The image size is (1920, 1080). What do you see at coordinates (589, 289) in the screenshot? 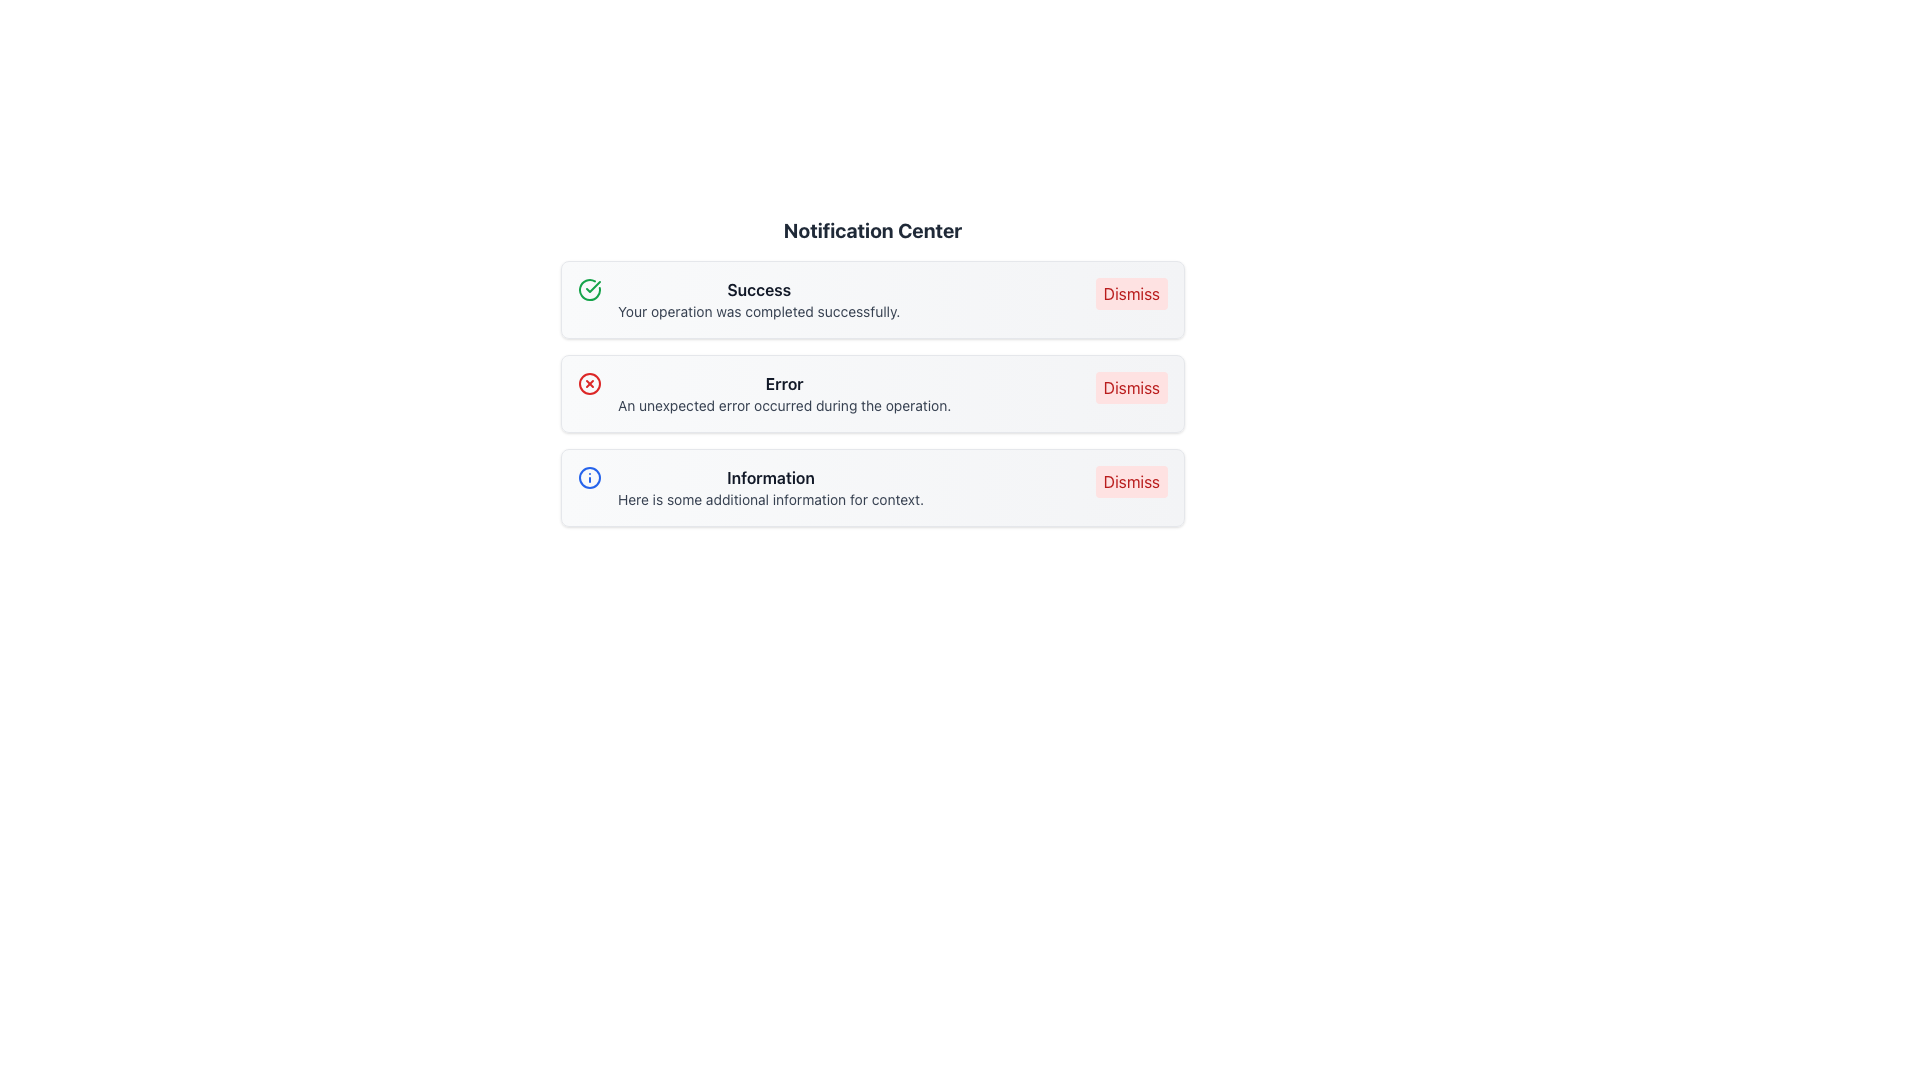
I see `the success indicator icon located in the first notification item under the 'Notification Center', positioned to the left of the text 'Success'` at bounding box center [589, 289].